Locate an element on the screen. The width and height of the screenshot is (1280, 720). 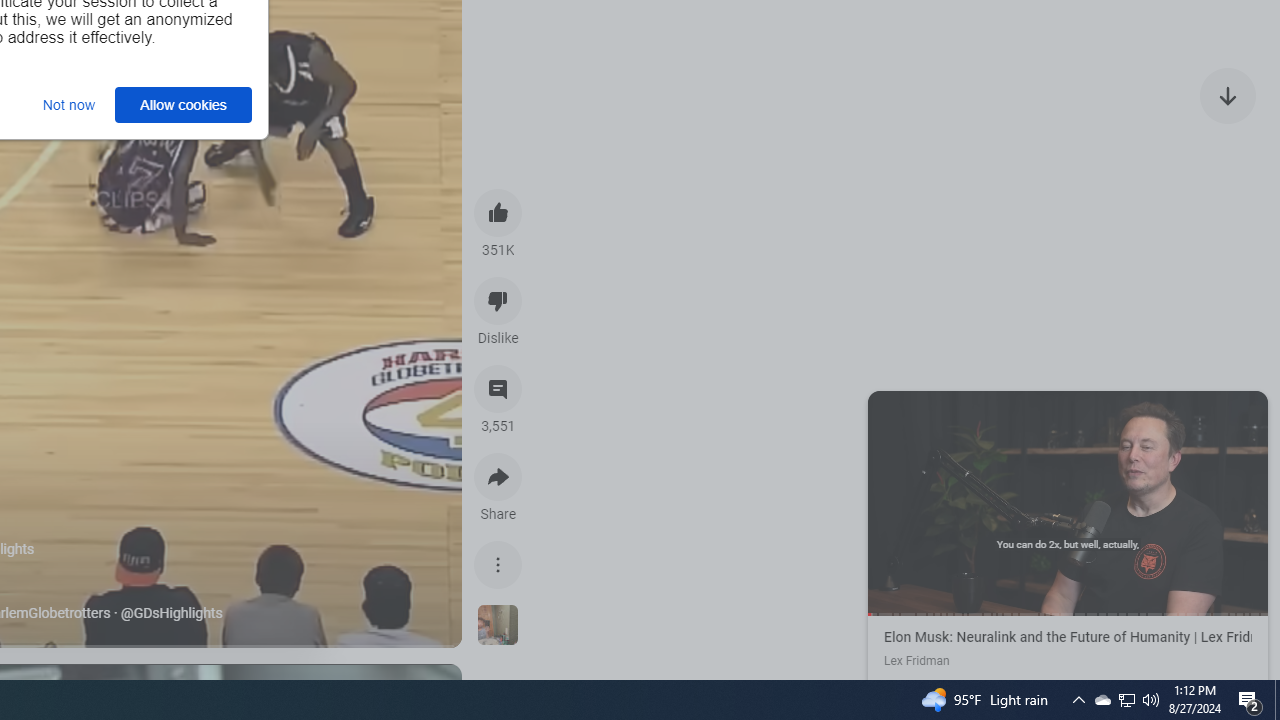
'More actions' is located at coordinates (498, 564).